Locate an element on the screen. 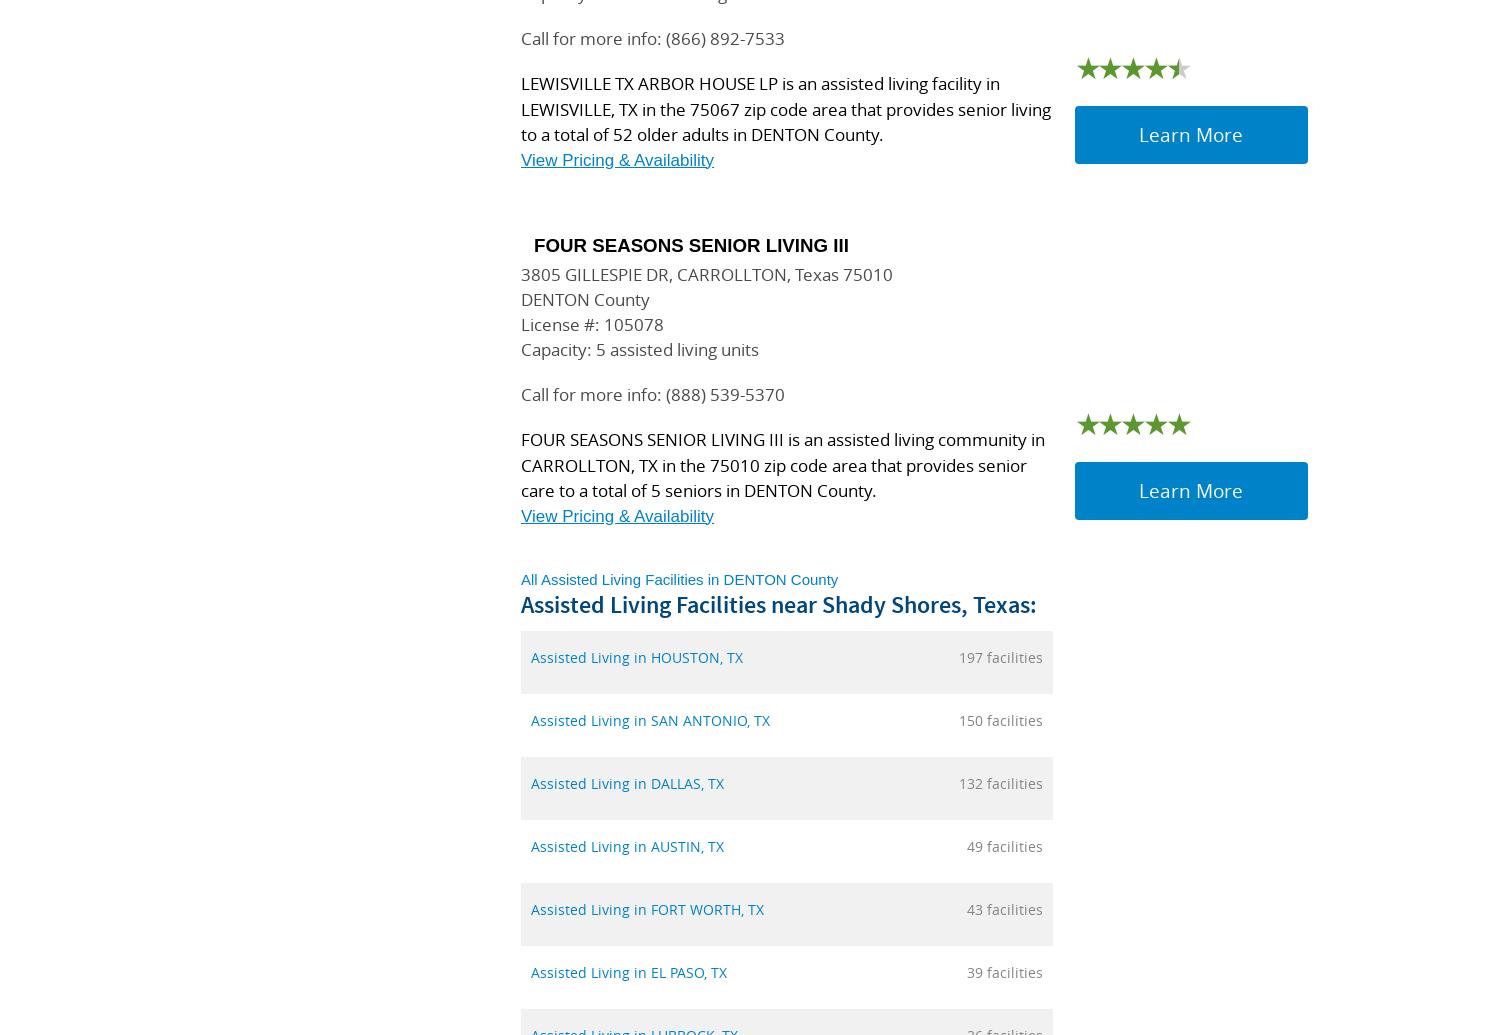 The height and width of the screenshot is (1035, 1500). '49 facilities' is located at coordinates (1005, 845).